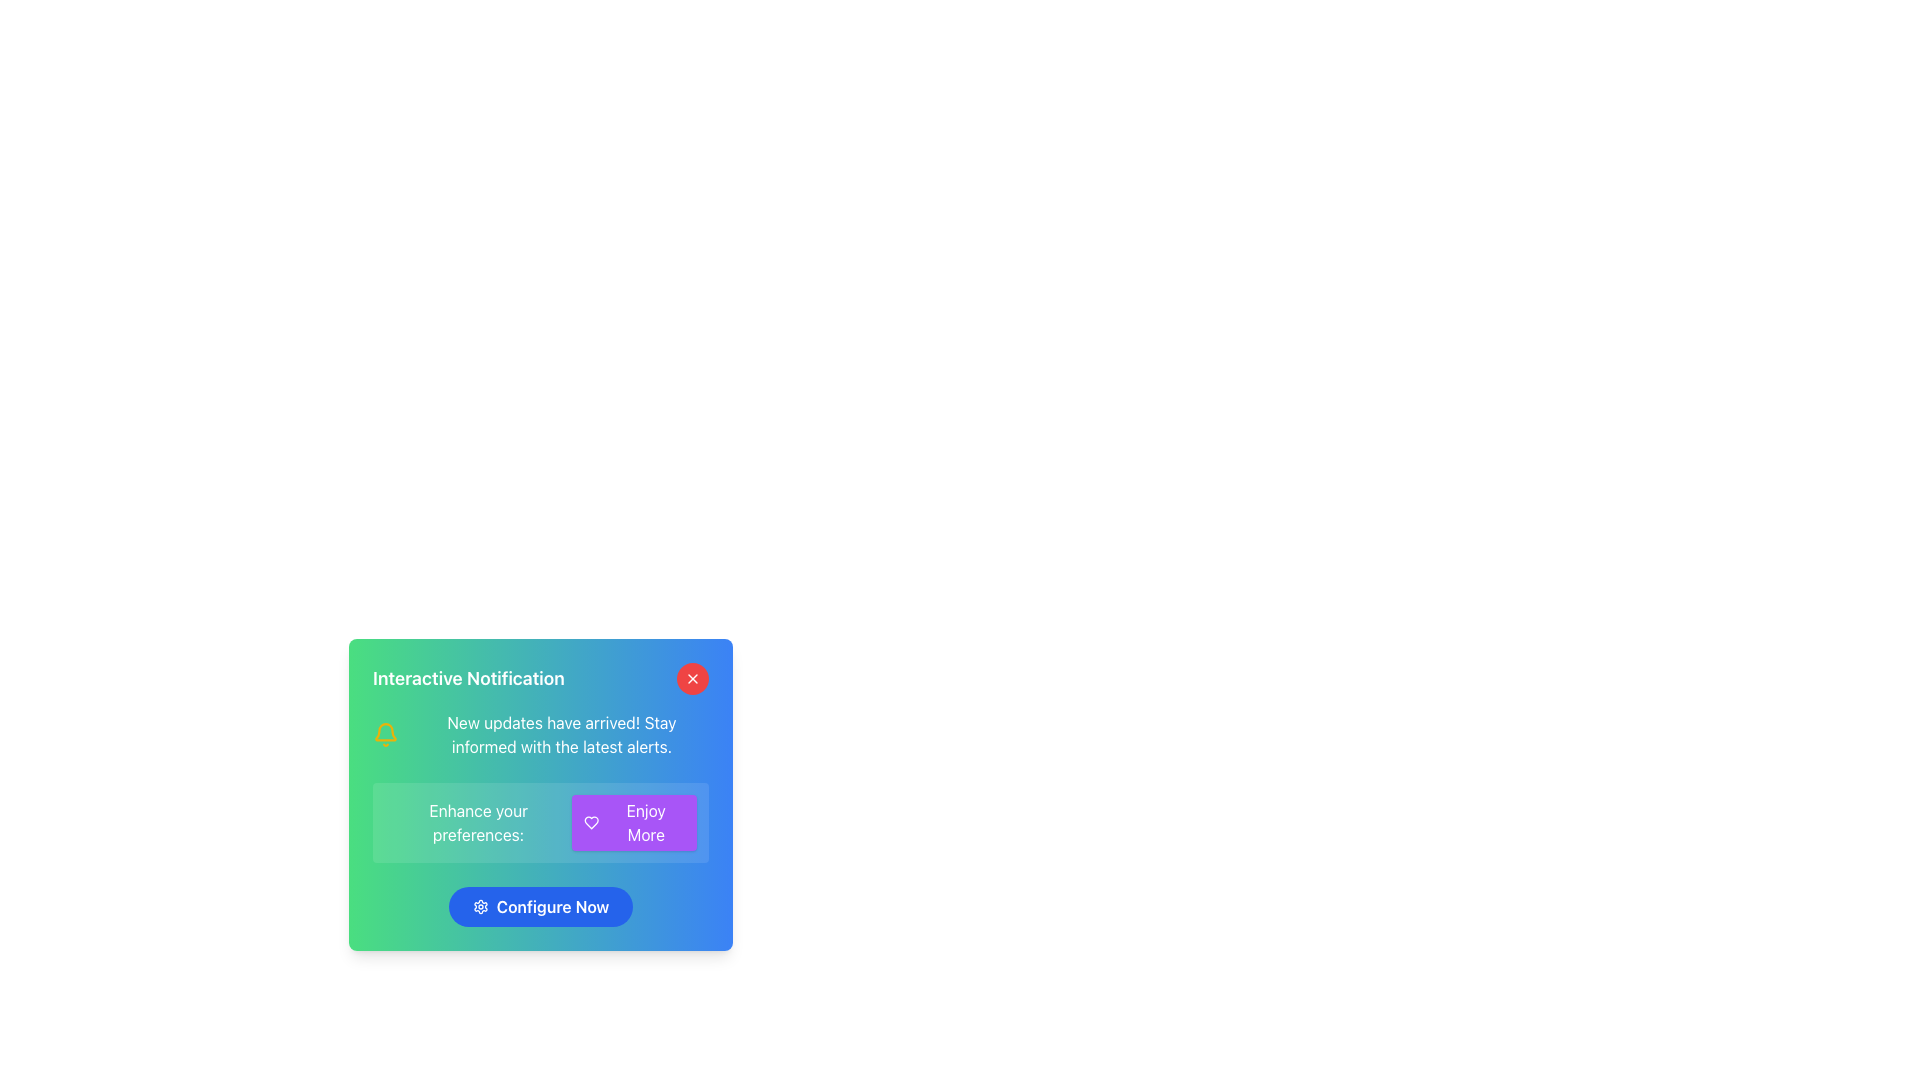 The height and width of the screenshot is (1080, 1920). Describe the element at coordinates (480, 906) in the screenshot. I see `the gear-like SVG icon outlined in white against a blue circular background, which is located within the 'Configure Now' button` at that location.